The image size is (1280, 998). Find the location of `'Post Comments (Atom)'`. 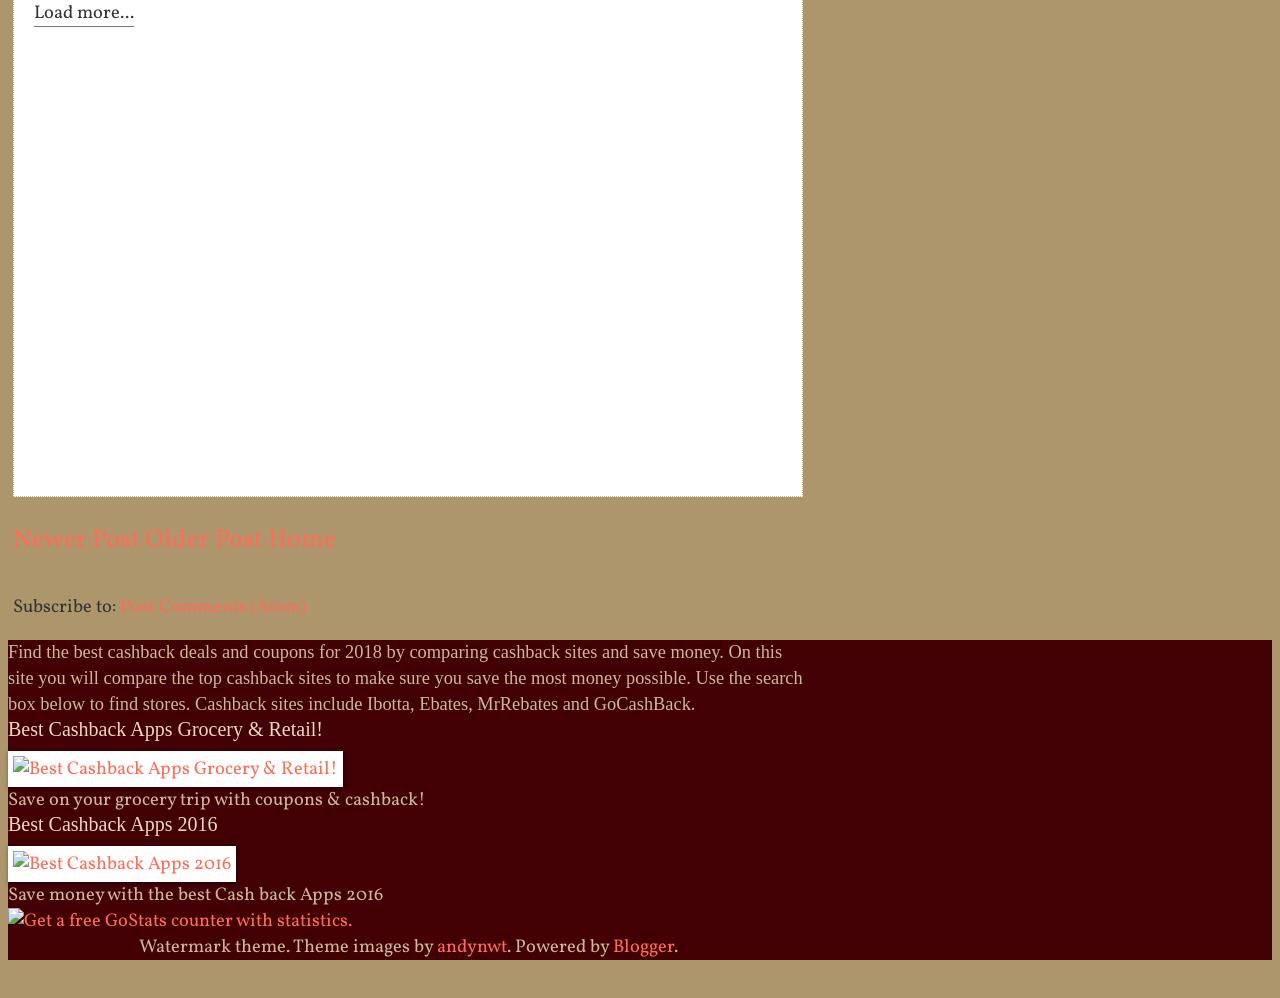

'Post Comments (Atom)' is located at coordinates (212, 605).